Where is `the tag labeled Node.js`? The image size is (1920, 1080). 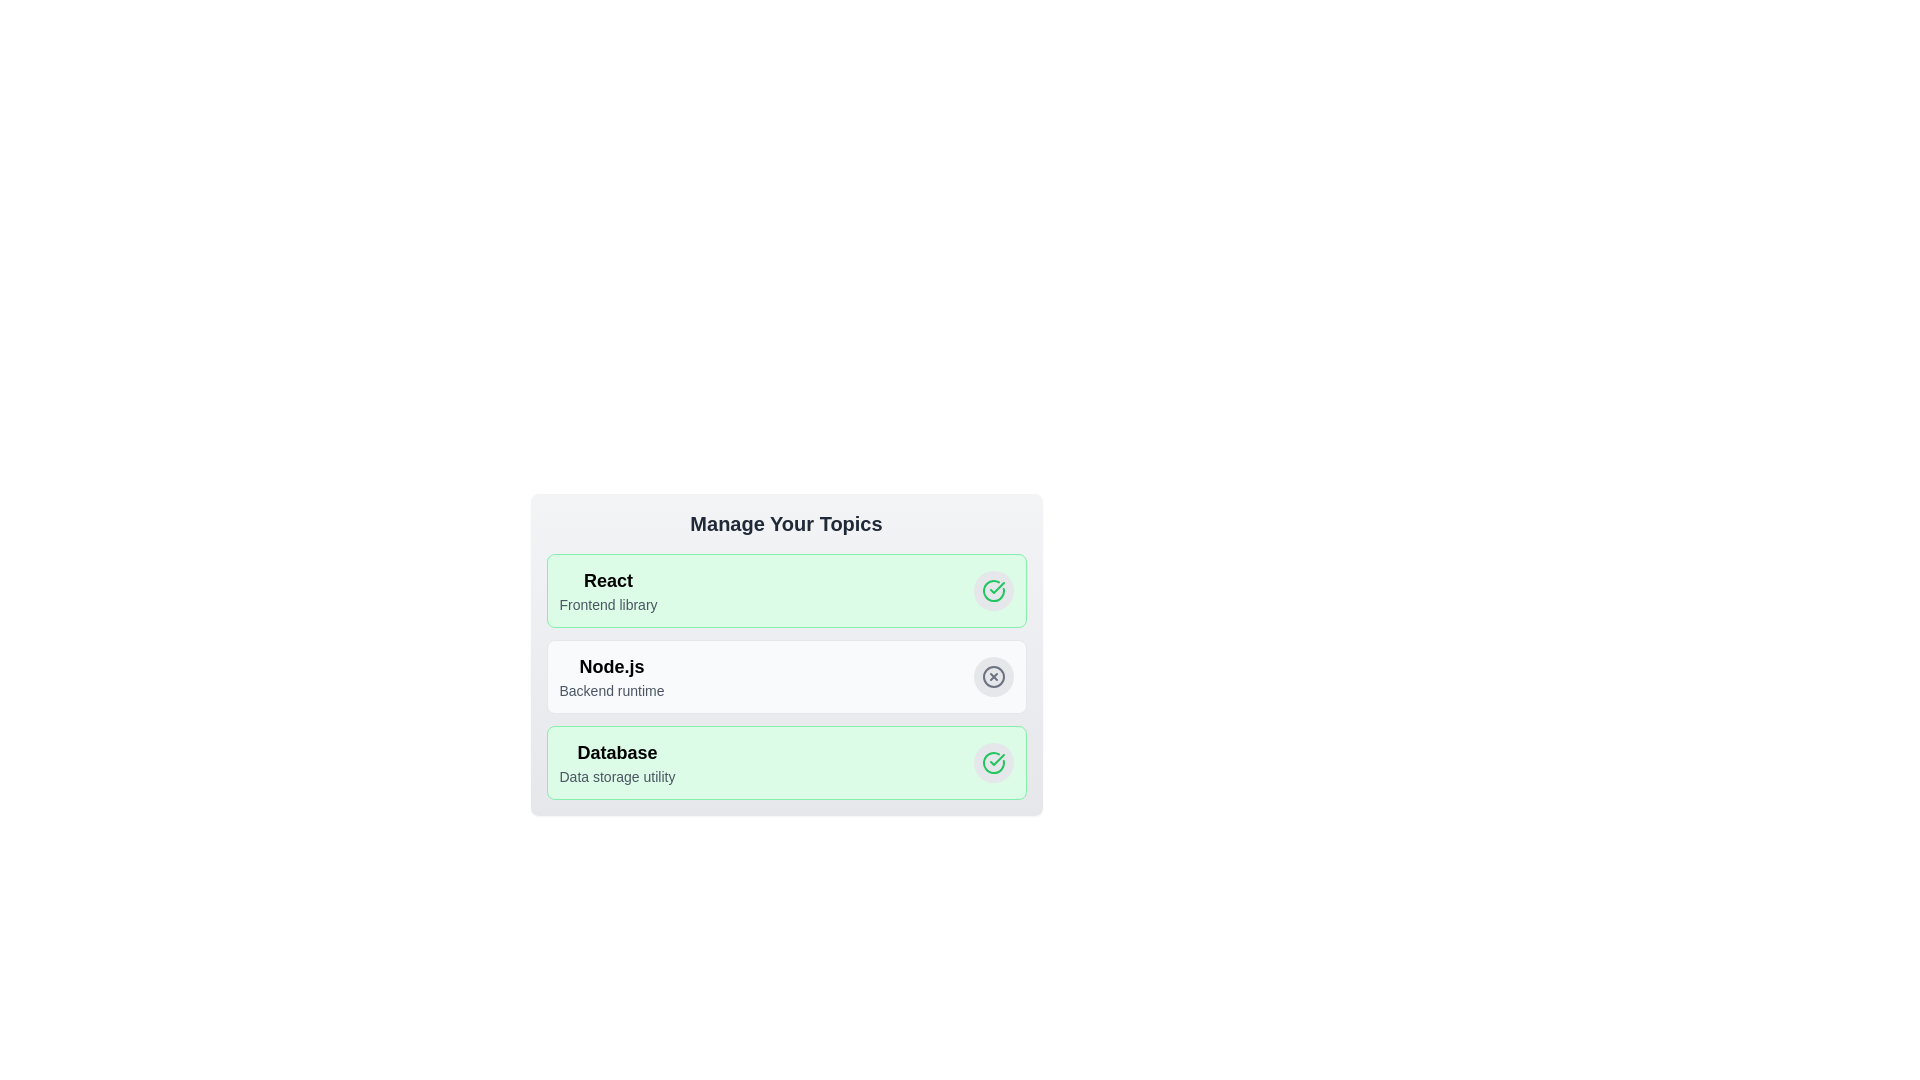
the tag labeled Node.js is located at coordinates (993, 676).